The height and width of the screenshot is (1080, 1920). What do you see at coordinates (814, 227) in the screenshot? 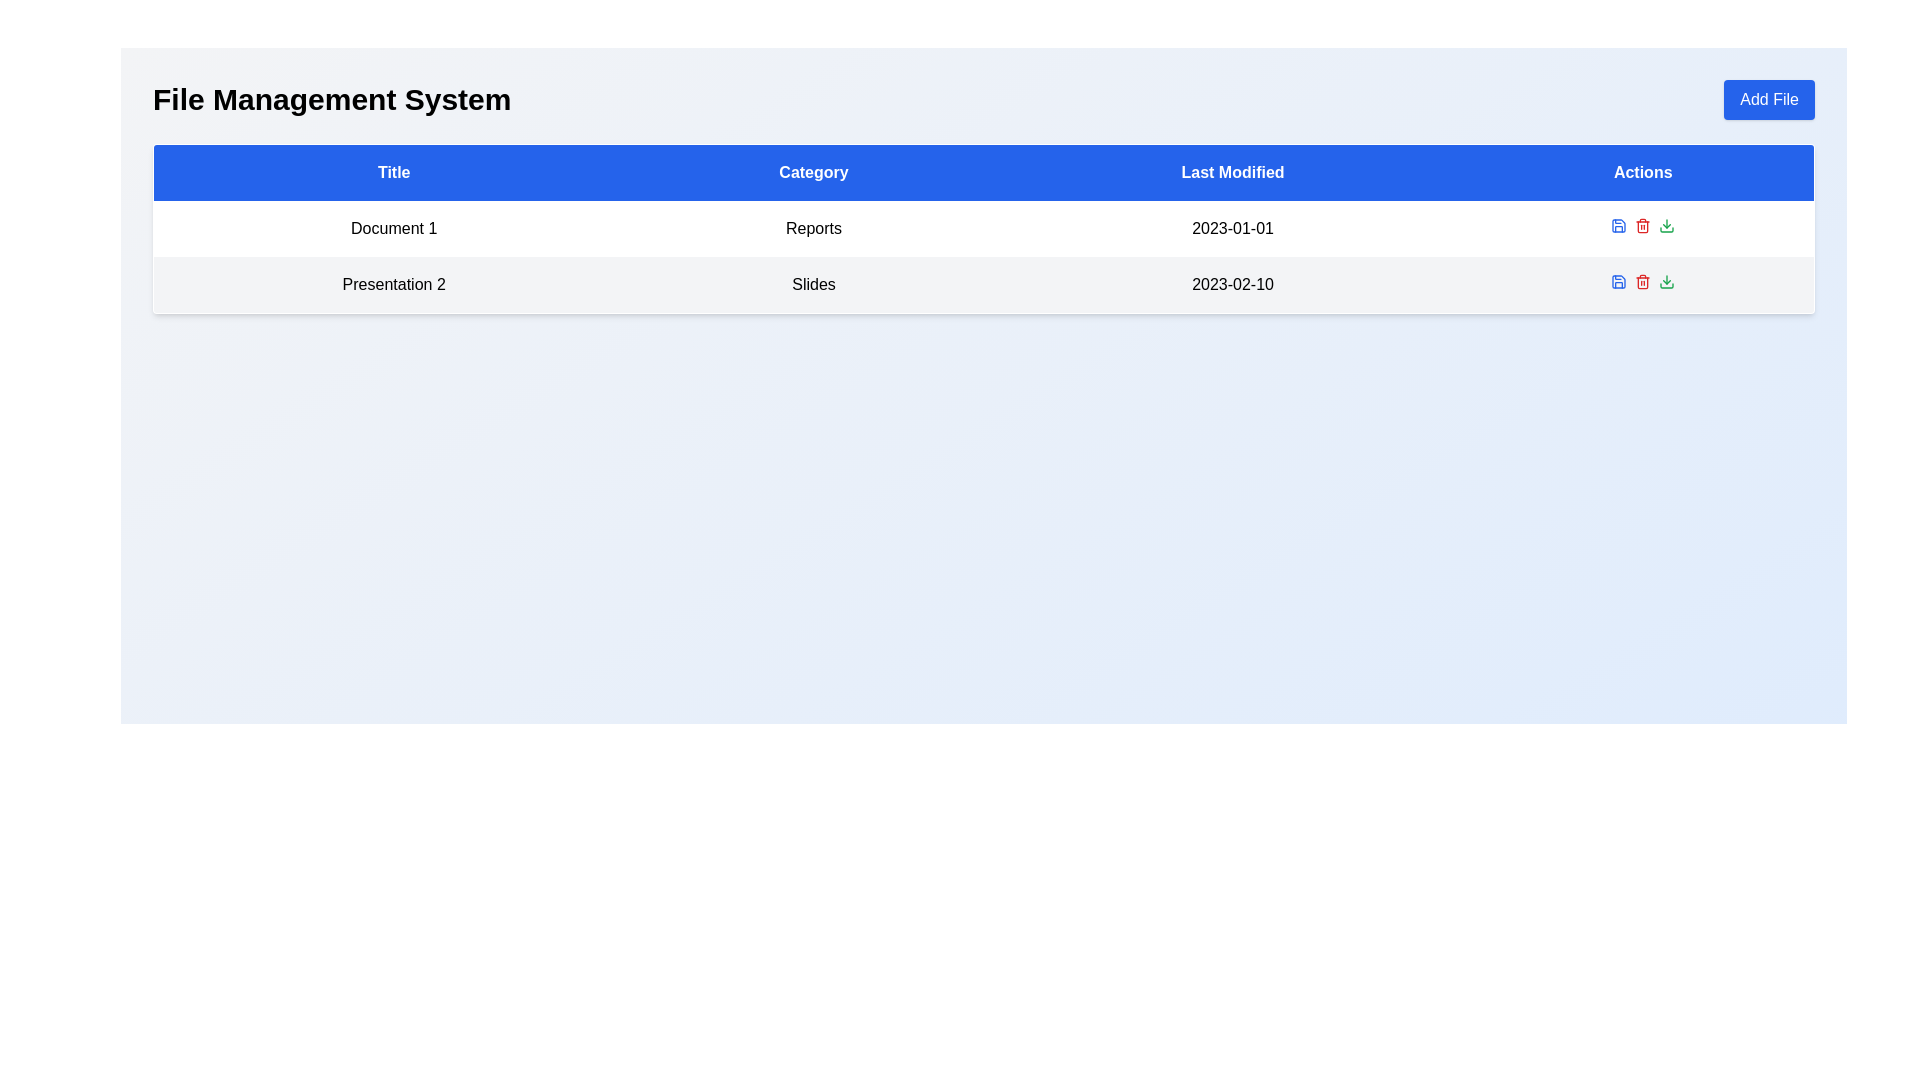
I see `the 'Reports' text cell in the table, which is located in the second column under the 'Category' header and belongs to the first row (Document 1)` at bounding box center [814, 227].